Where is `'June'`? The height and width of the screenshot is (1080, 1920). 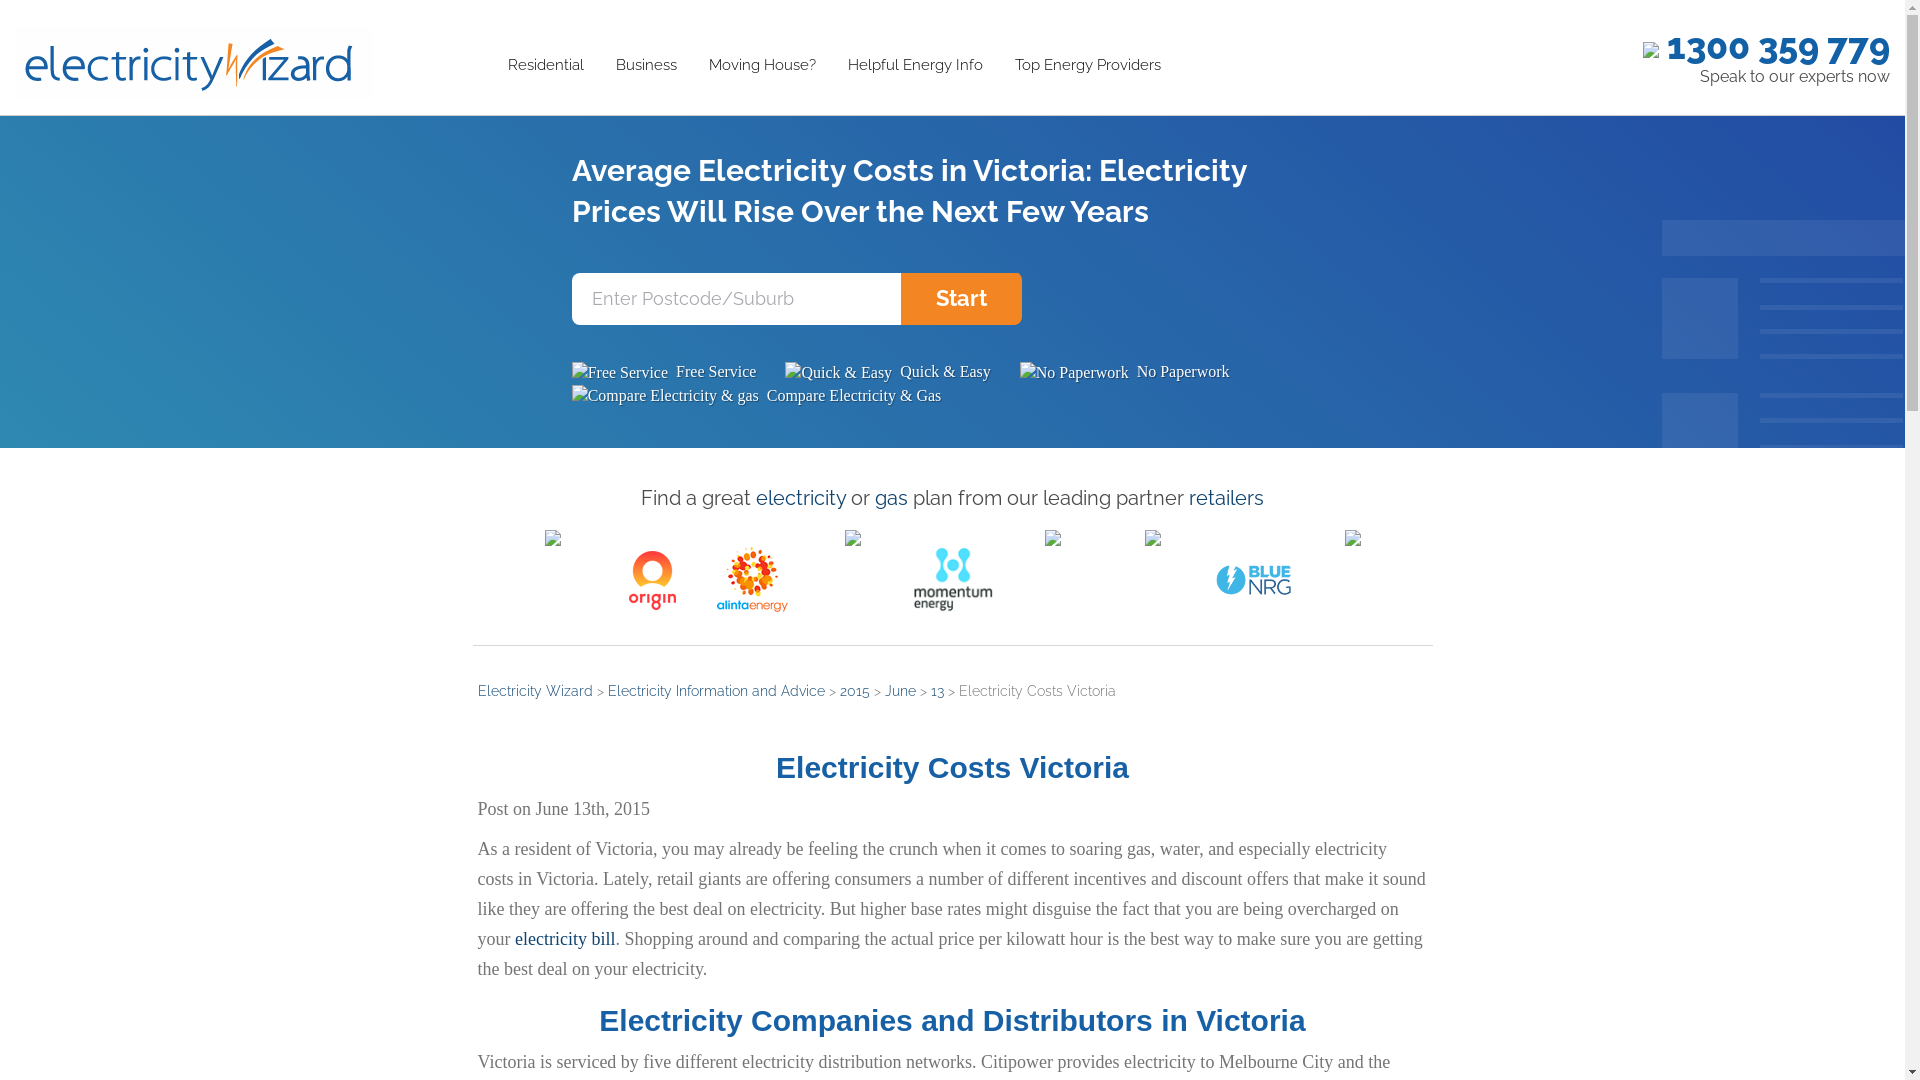
'June' is located at coordinates (898, 689).